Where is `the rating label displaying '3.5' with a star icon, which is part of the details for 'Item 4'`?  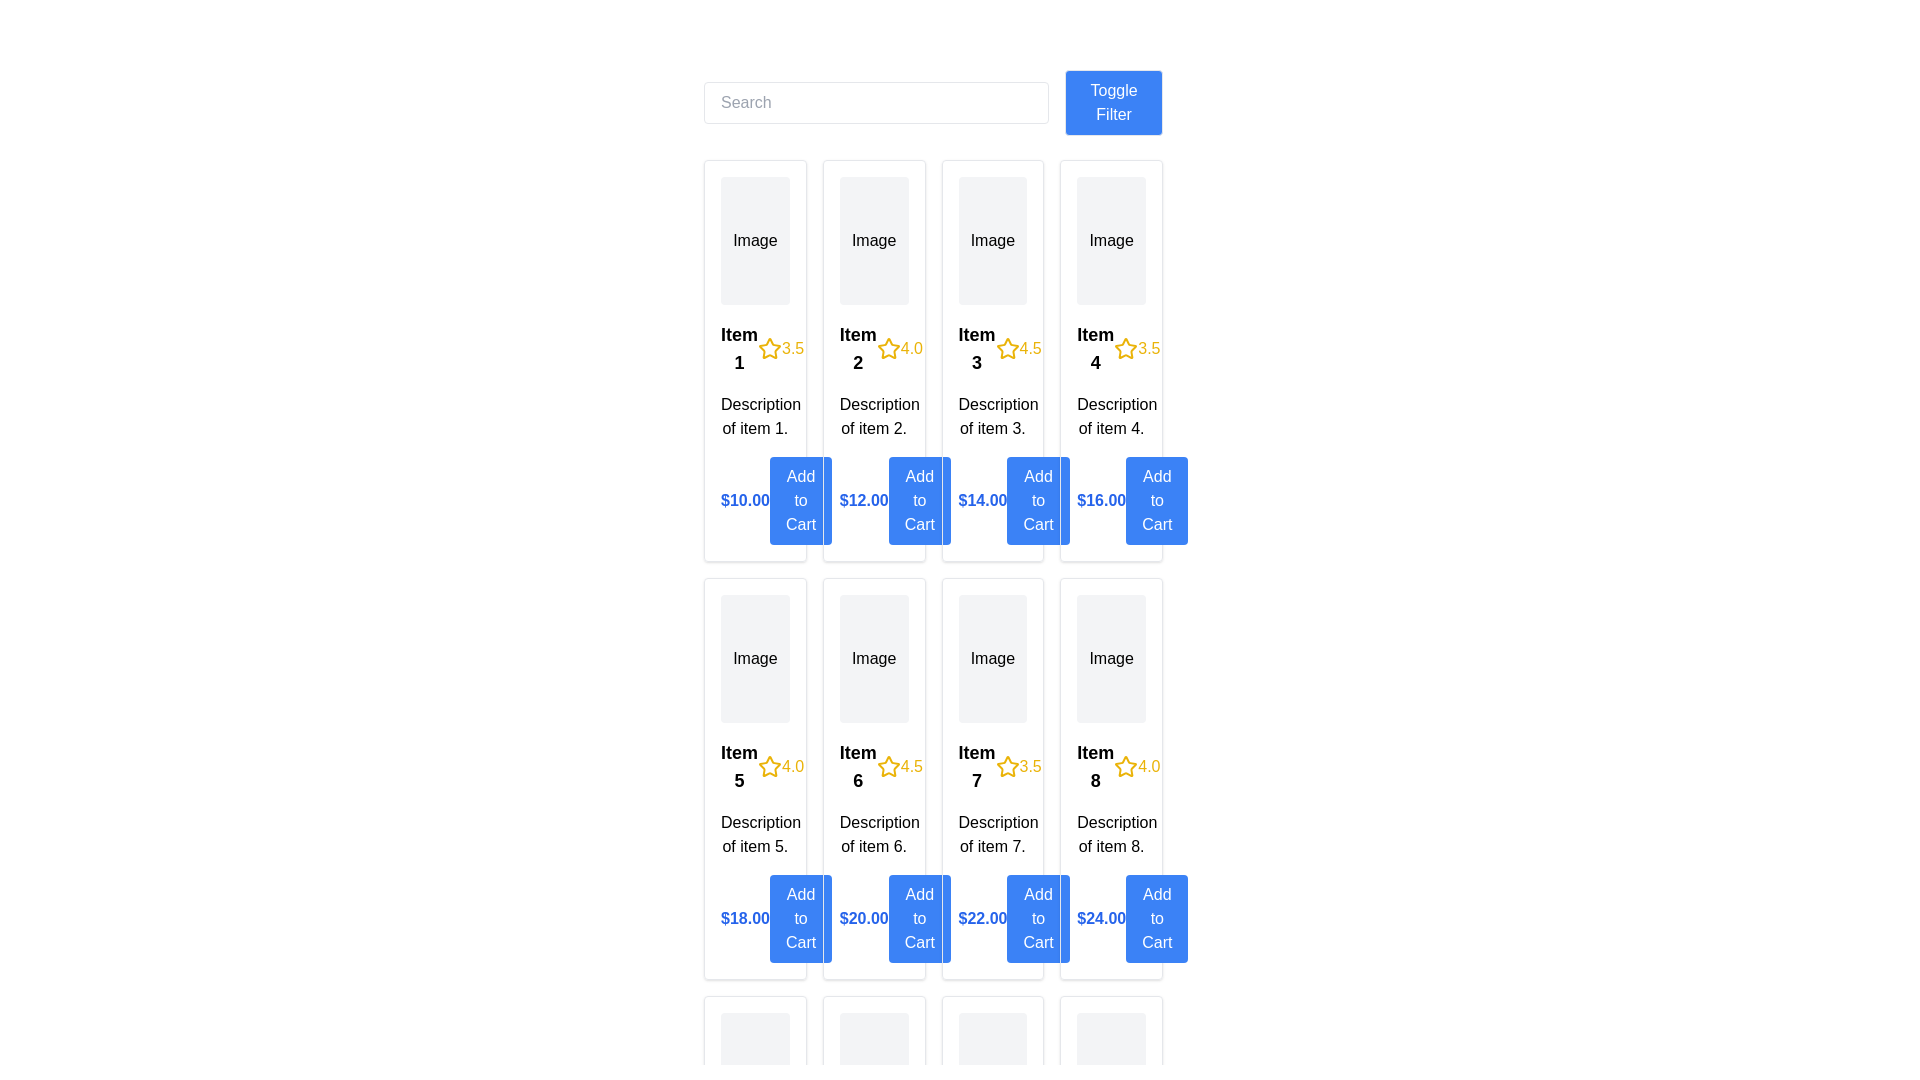
the rating label displaying '3.5' with a star icon, which is part of the details for 'Item 4' is located at coordinates (1137, 347).